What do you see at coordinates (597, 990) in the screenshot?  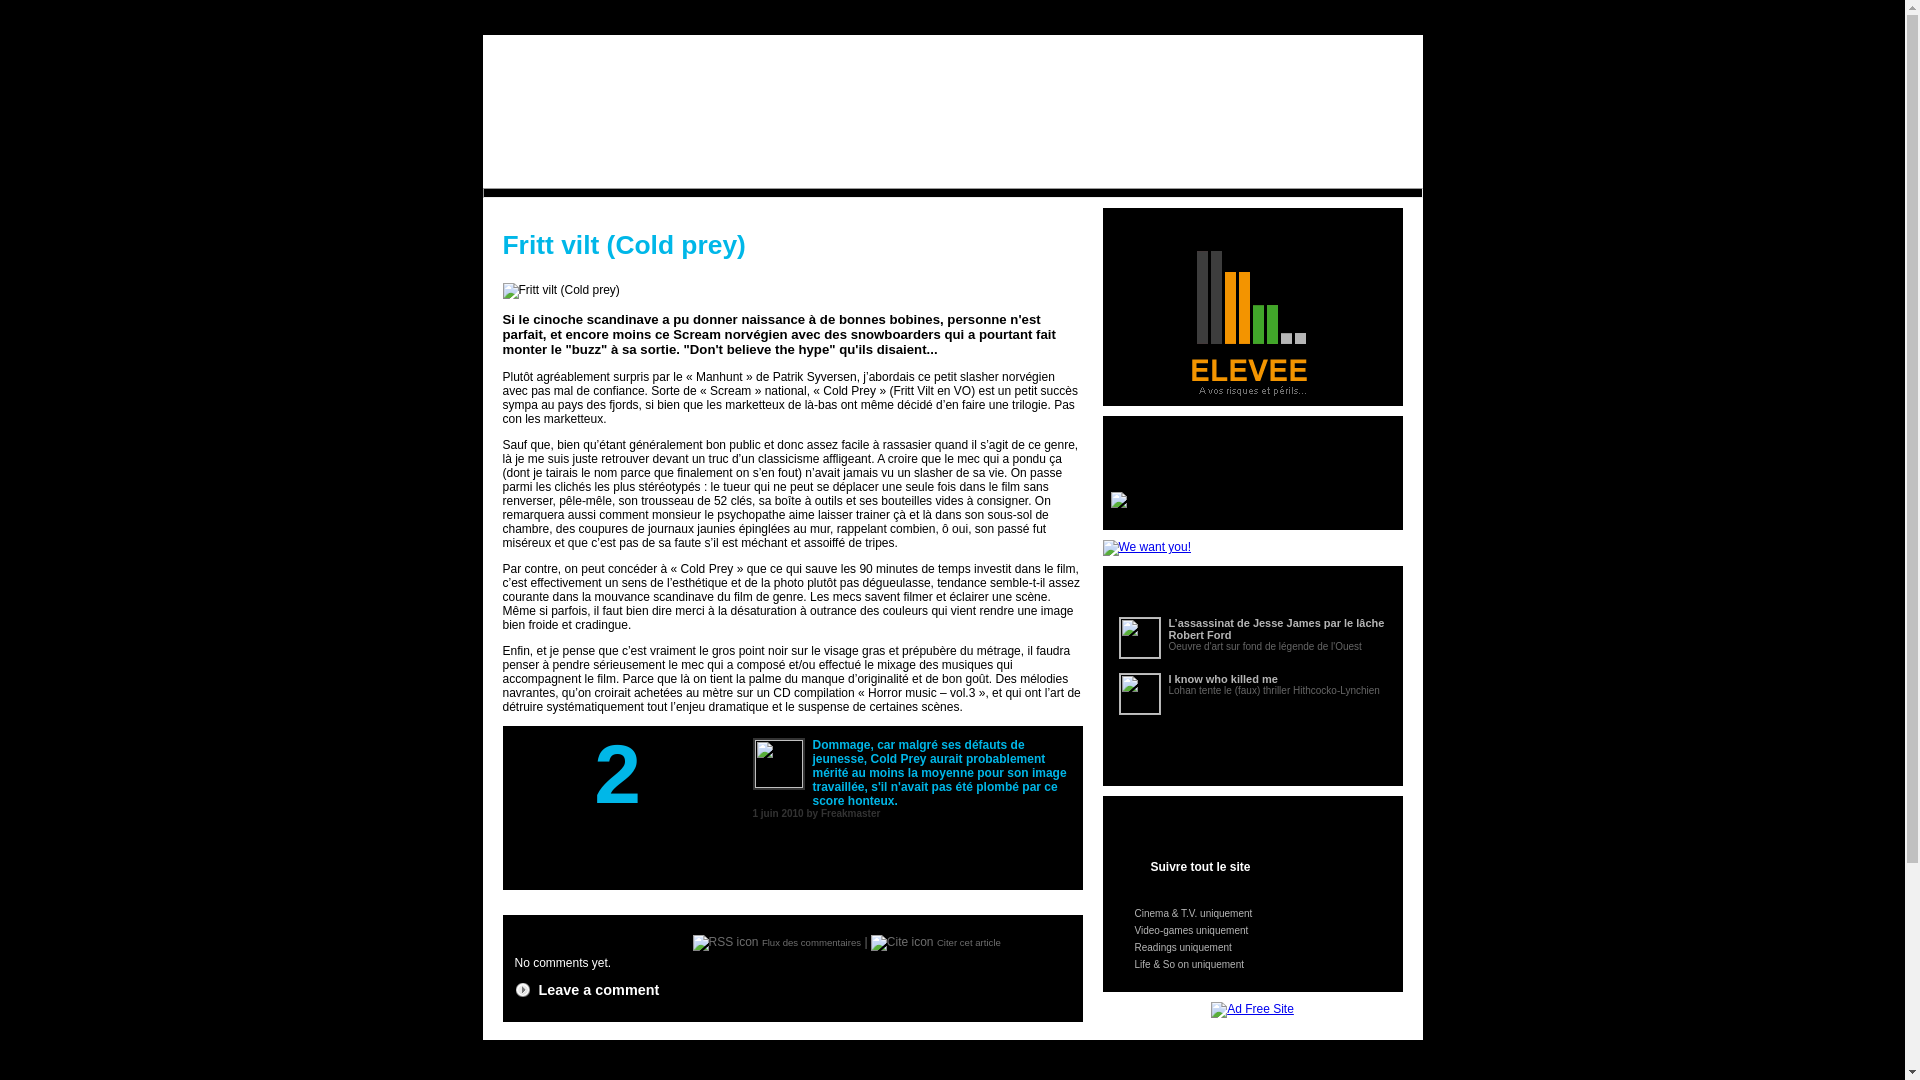 I see `'Leave a comment'` at bounding box center [597, 990].